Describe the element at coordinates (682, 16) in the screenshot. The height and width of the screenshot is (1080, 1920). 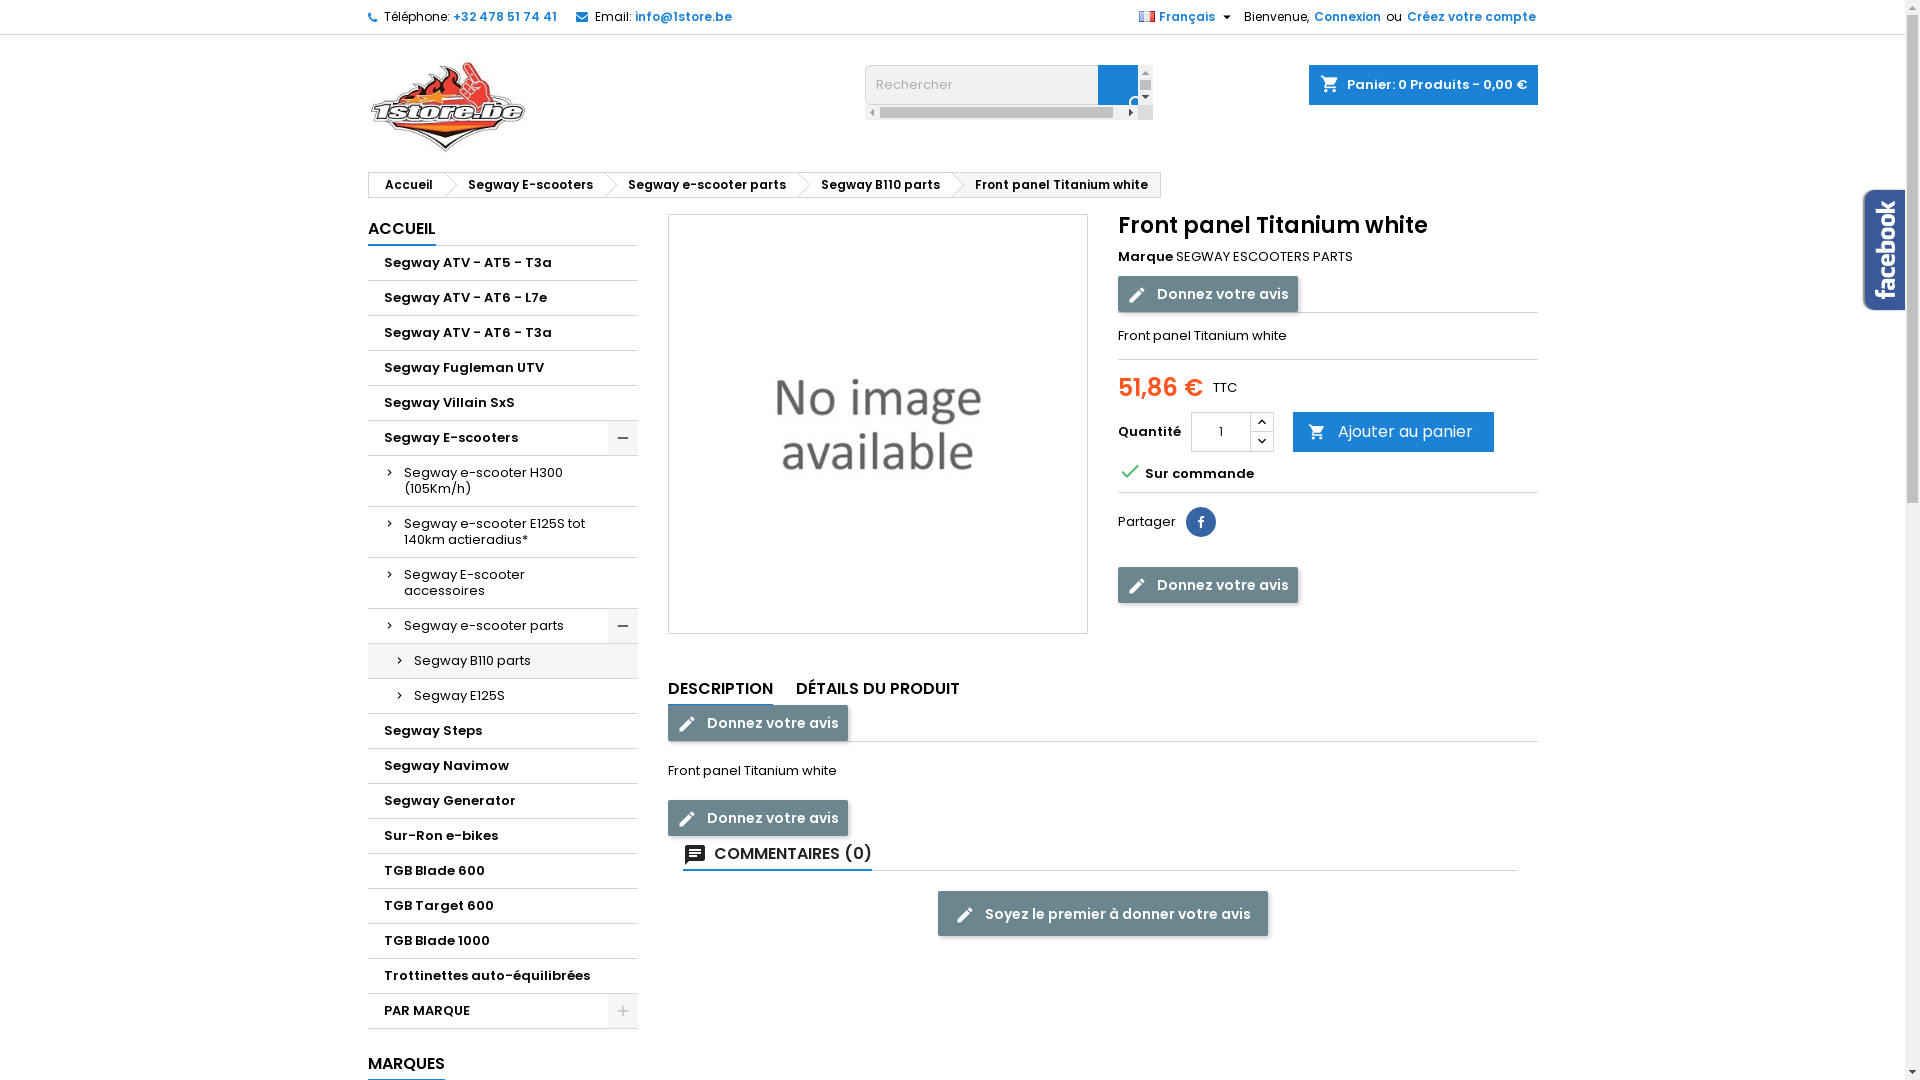
I see `'info@1store.be'` at that location.